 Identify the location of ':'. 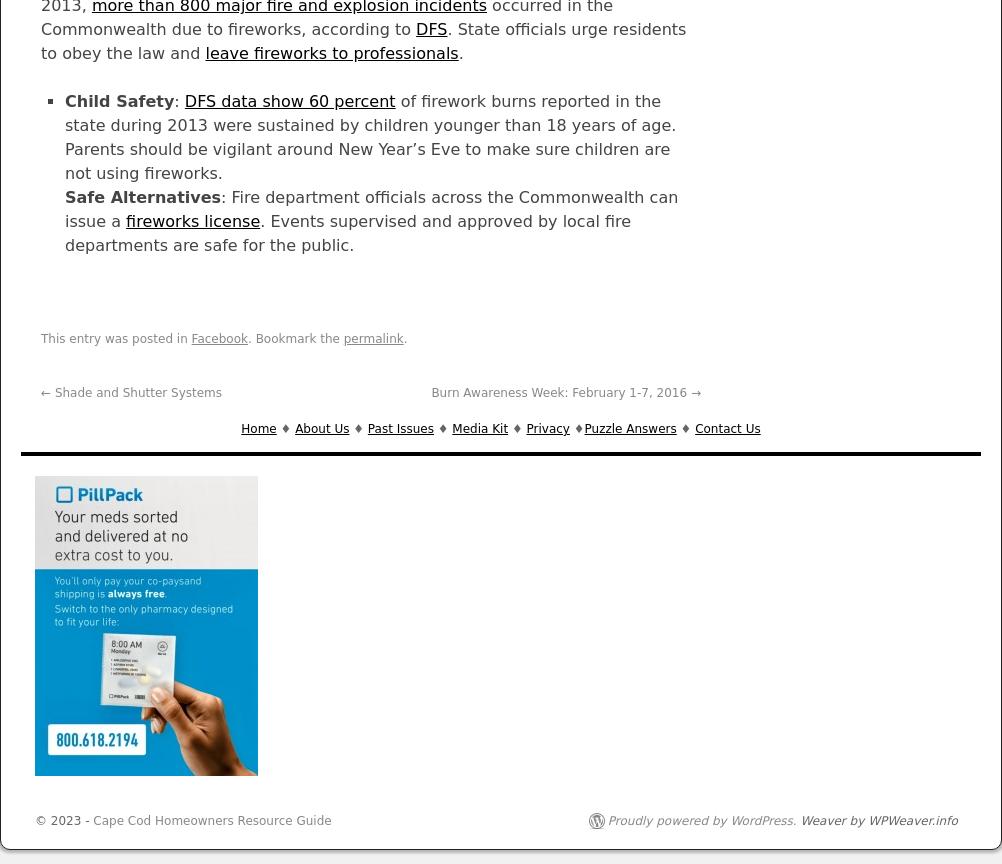
(178, 101).